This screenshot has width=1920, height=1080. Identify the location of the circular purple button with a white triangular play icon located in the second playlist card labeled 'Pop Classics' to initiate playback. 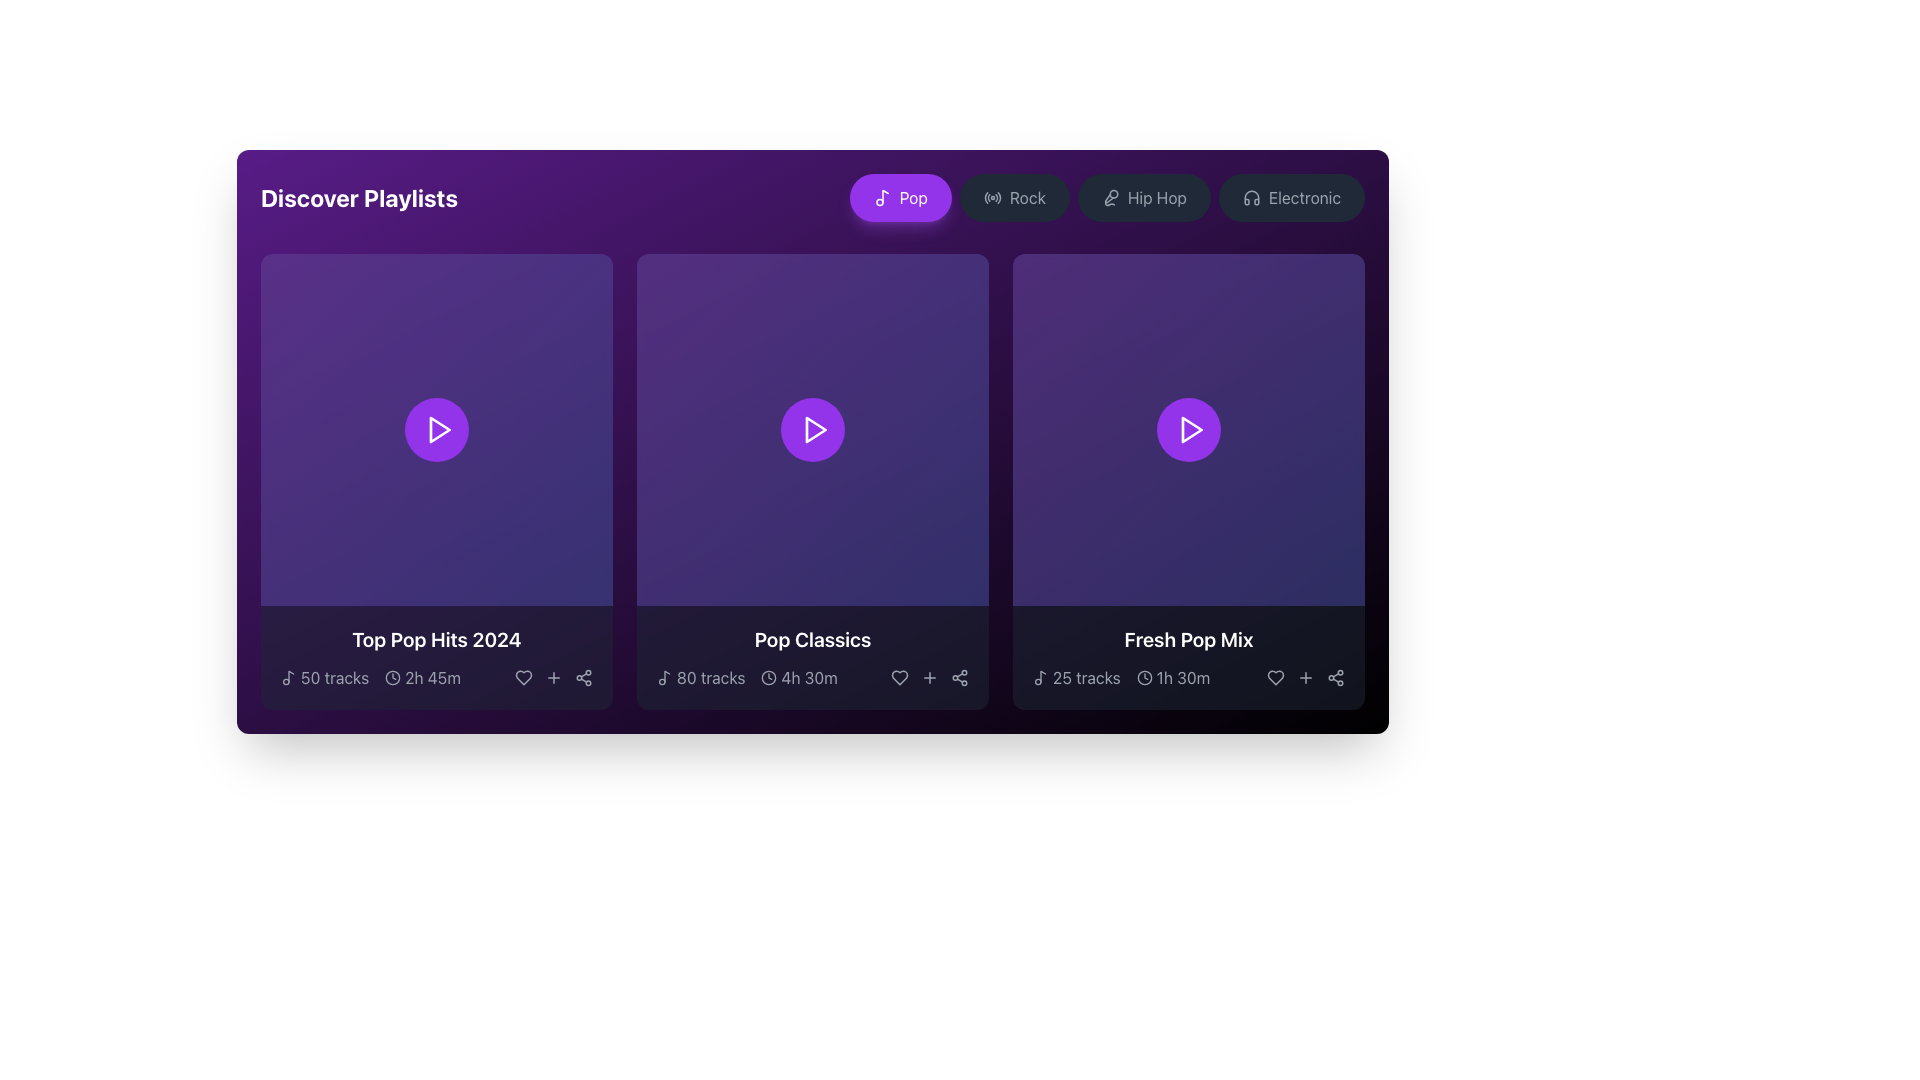
(812, 428).